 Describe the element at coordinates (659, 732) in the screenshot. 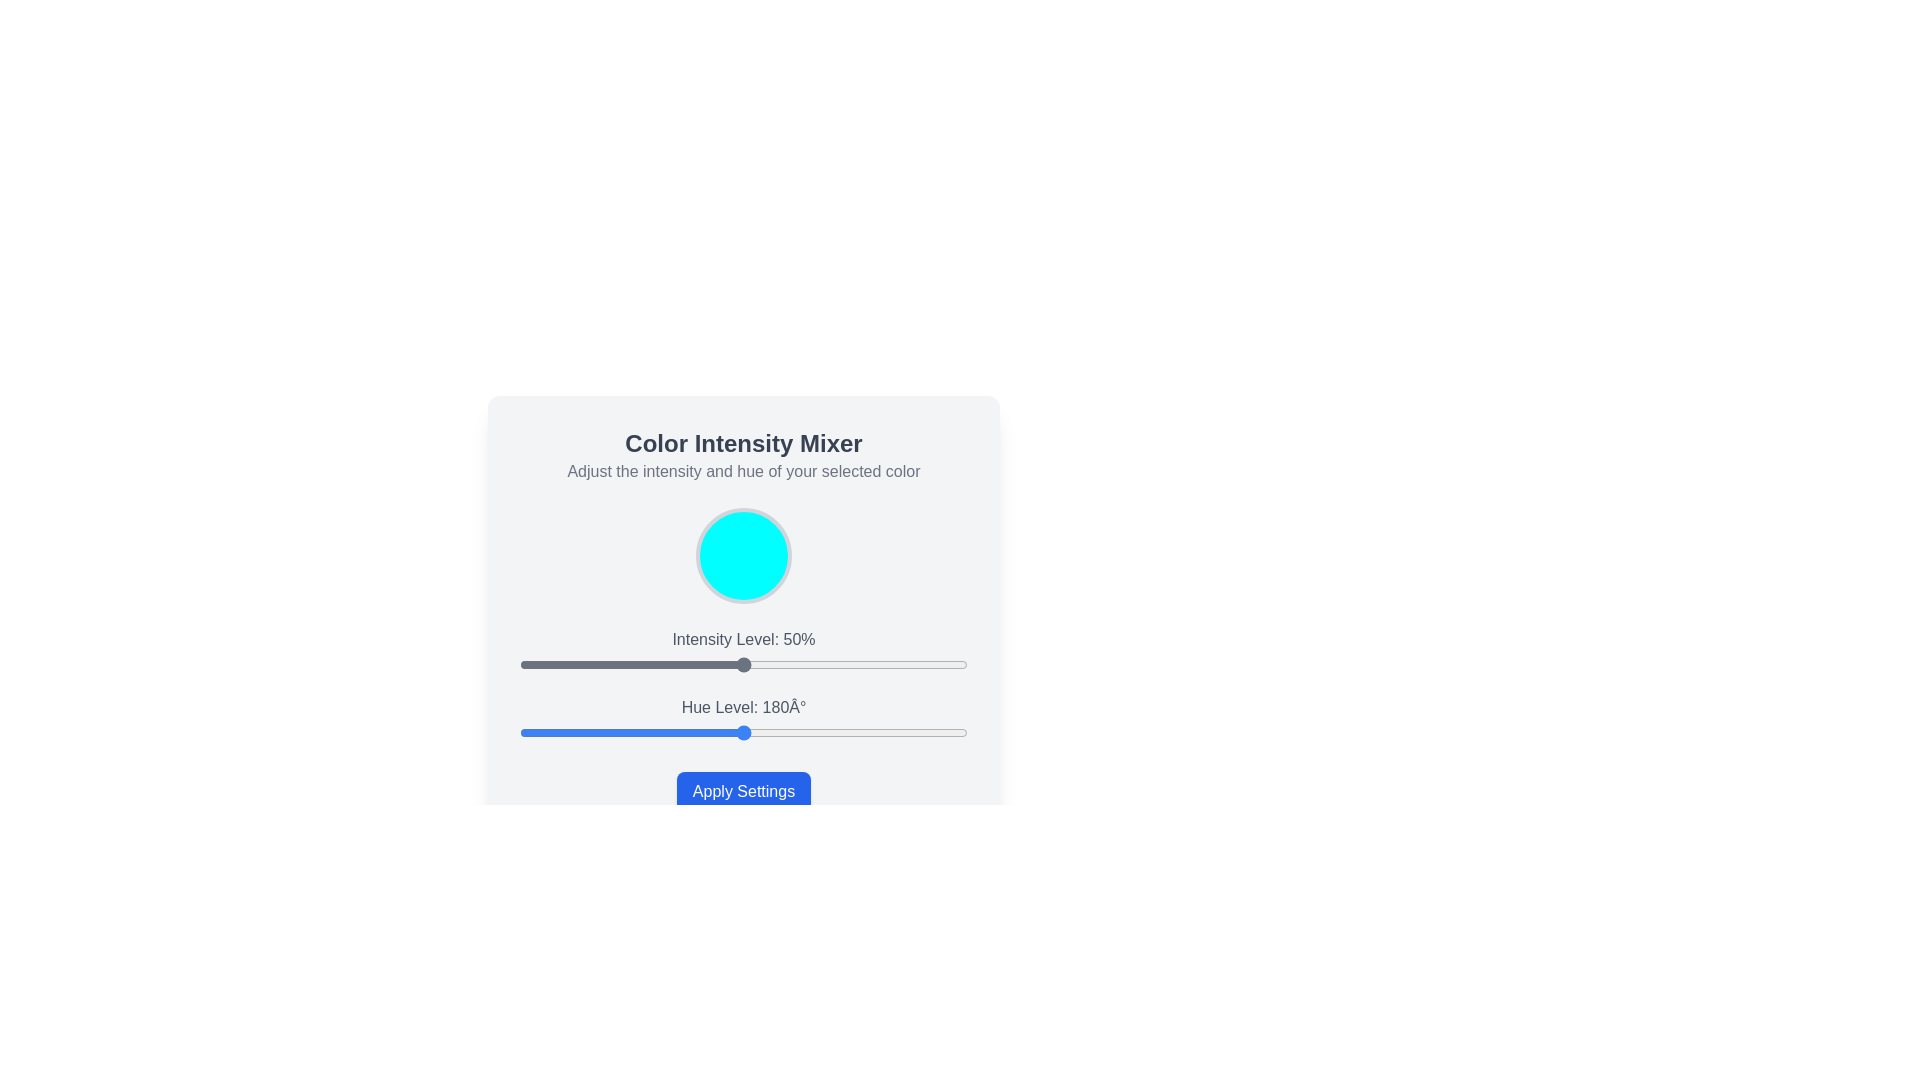

I see `the hue level slider to 112°` at that location.